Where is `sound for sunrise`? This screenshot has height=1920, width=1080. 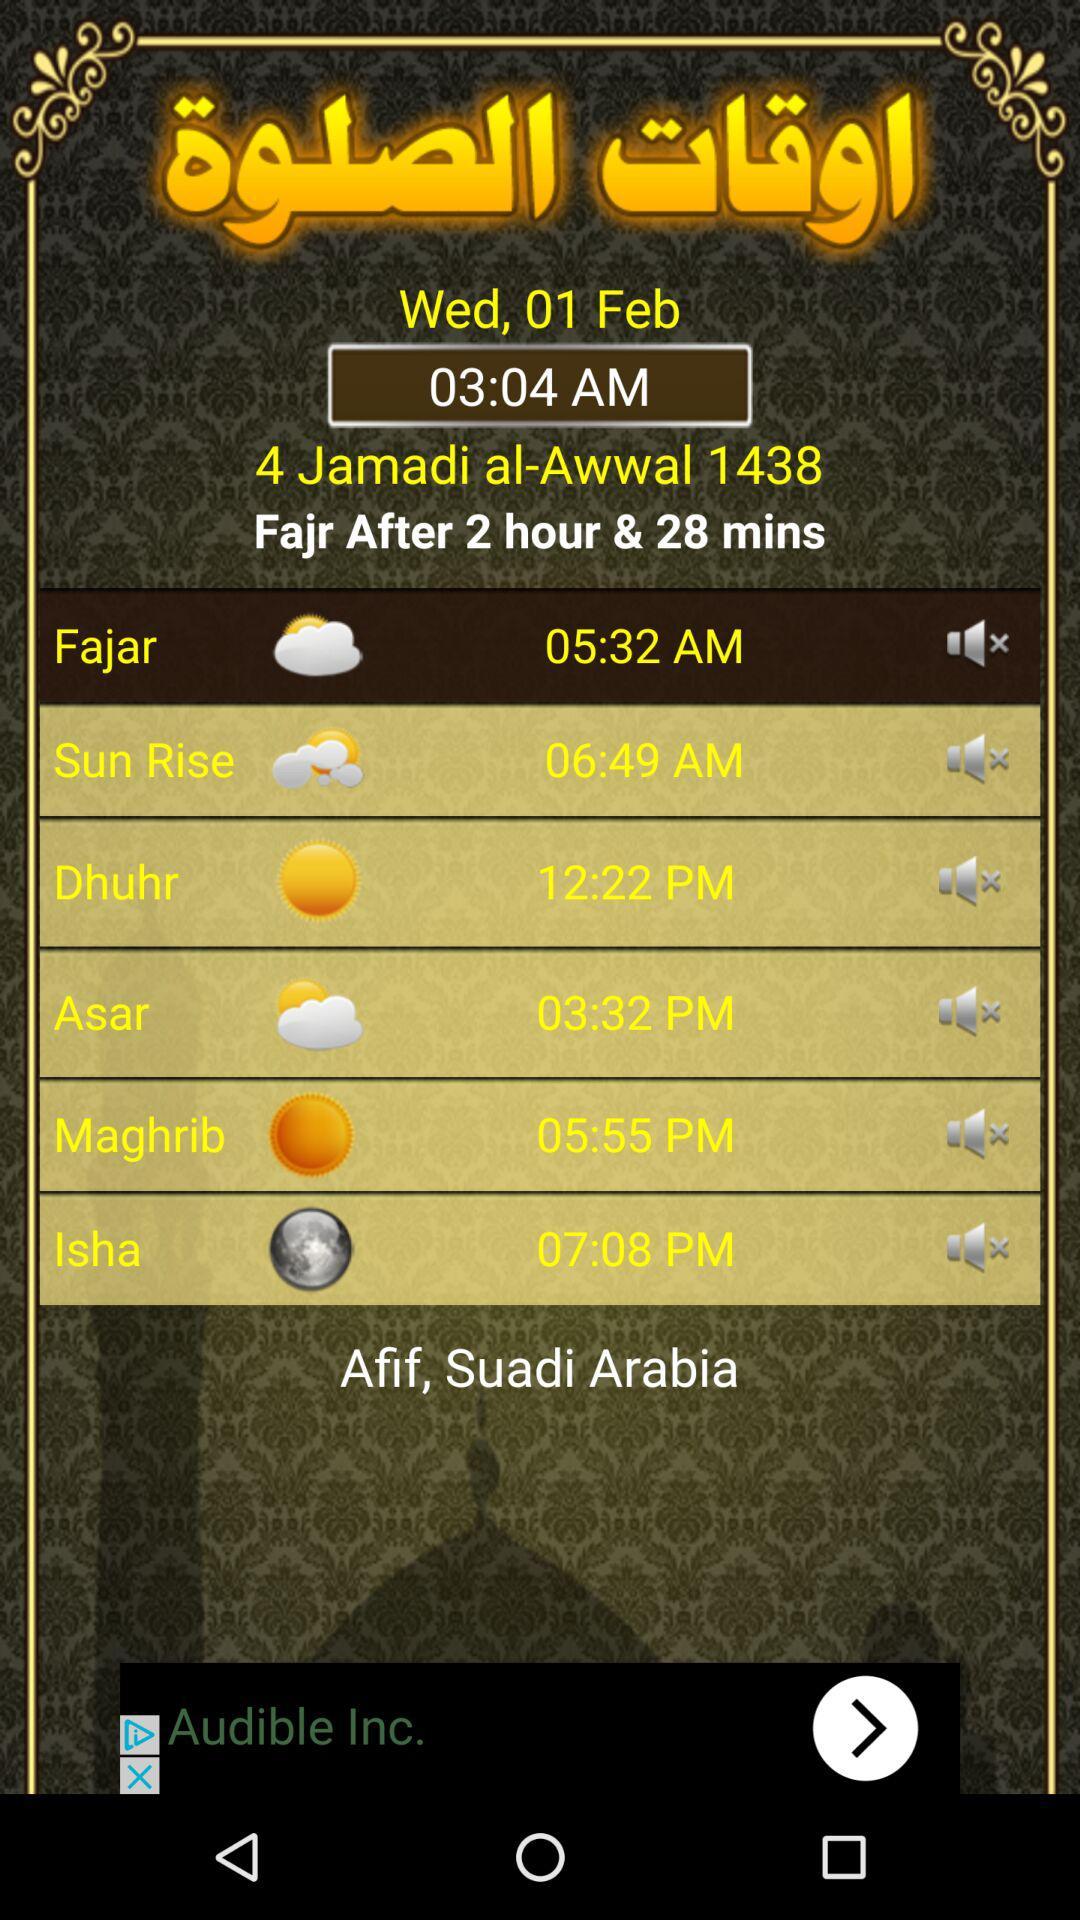 sound for sunrise is located at coordinates (977, 757).